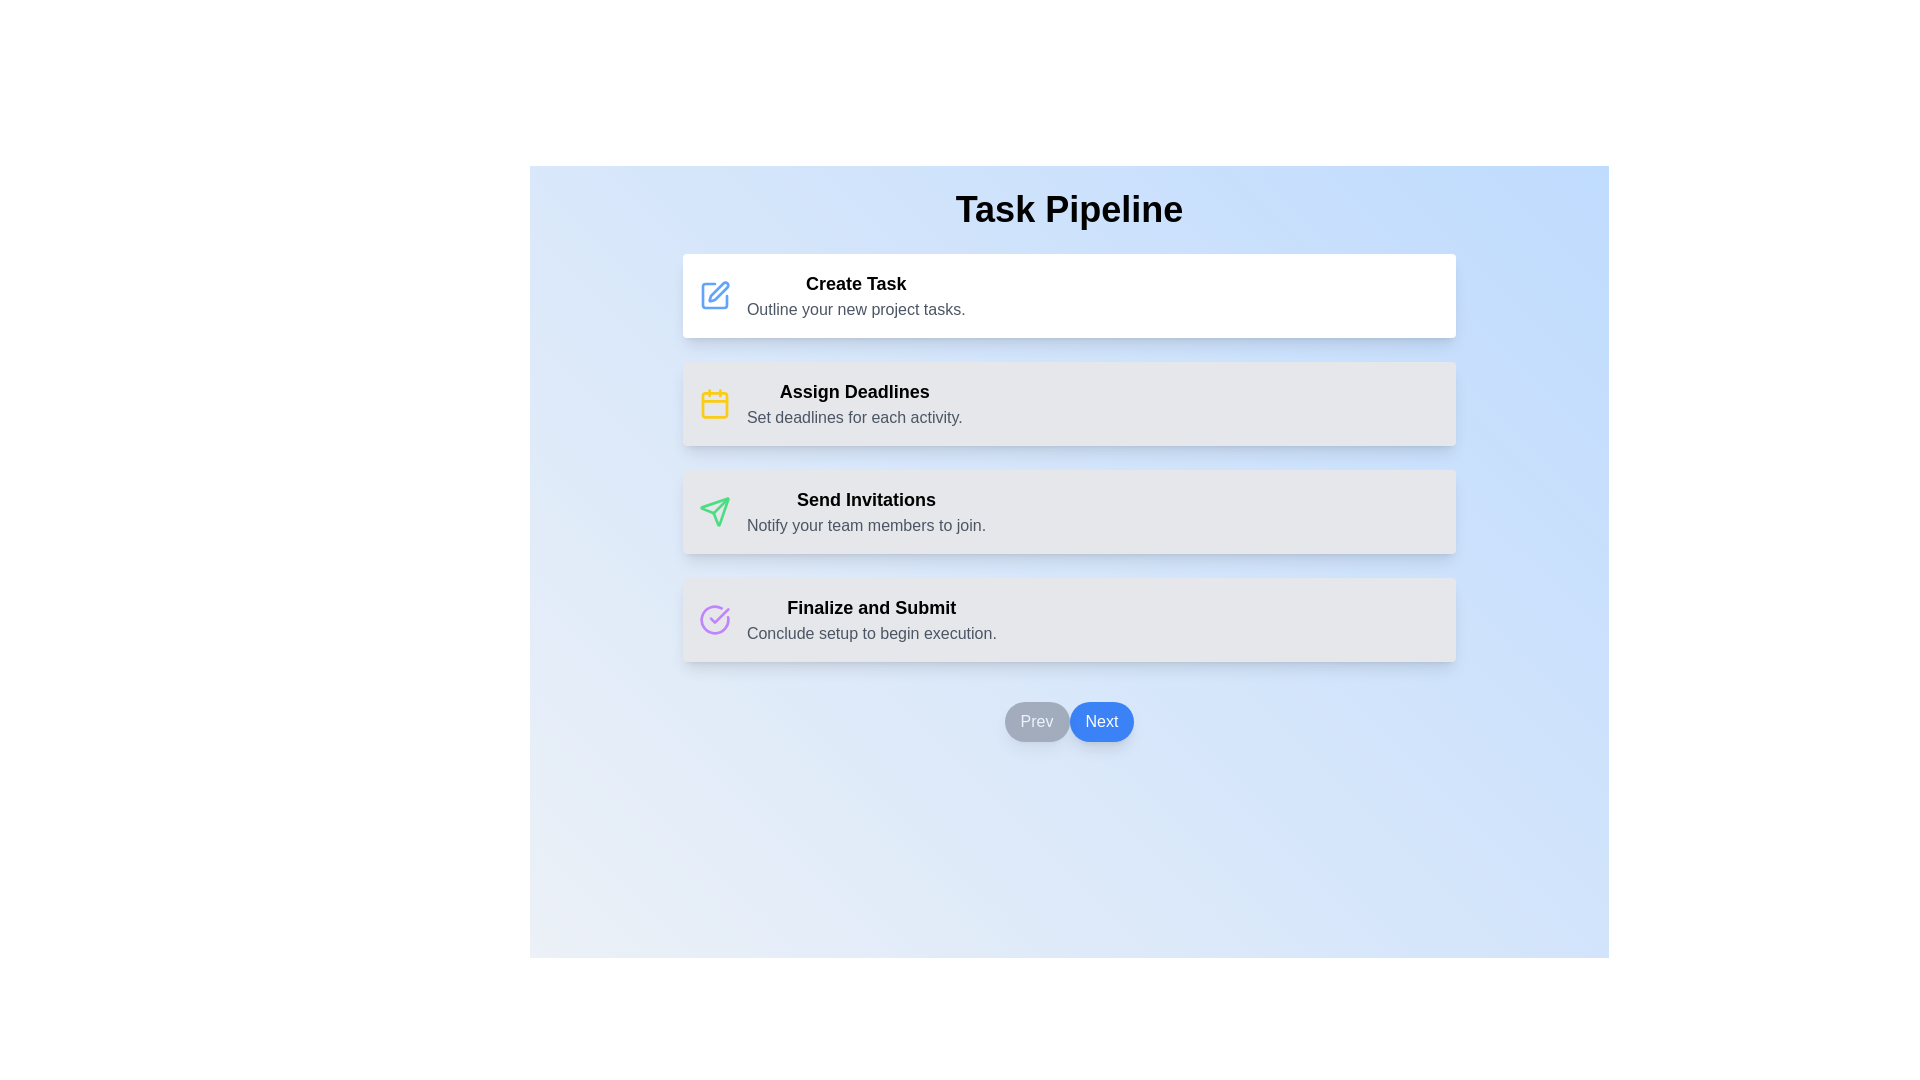 This screenshot has height=1080, width=1920. What do you see at coordinates (854, 404) in the screenshot?
I see `the 'Assign Deadlines' text label, which is the second item in the vertical list of task descriptions` at bounding box center [854, 404].